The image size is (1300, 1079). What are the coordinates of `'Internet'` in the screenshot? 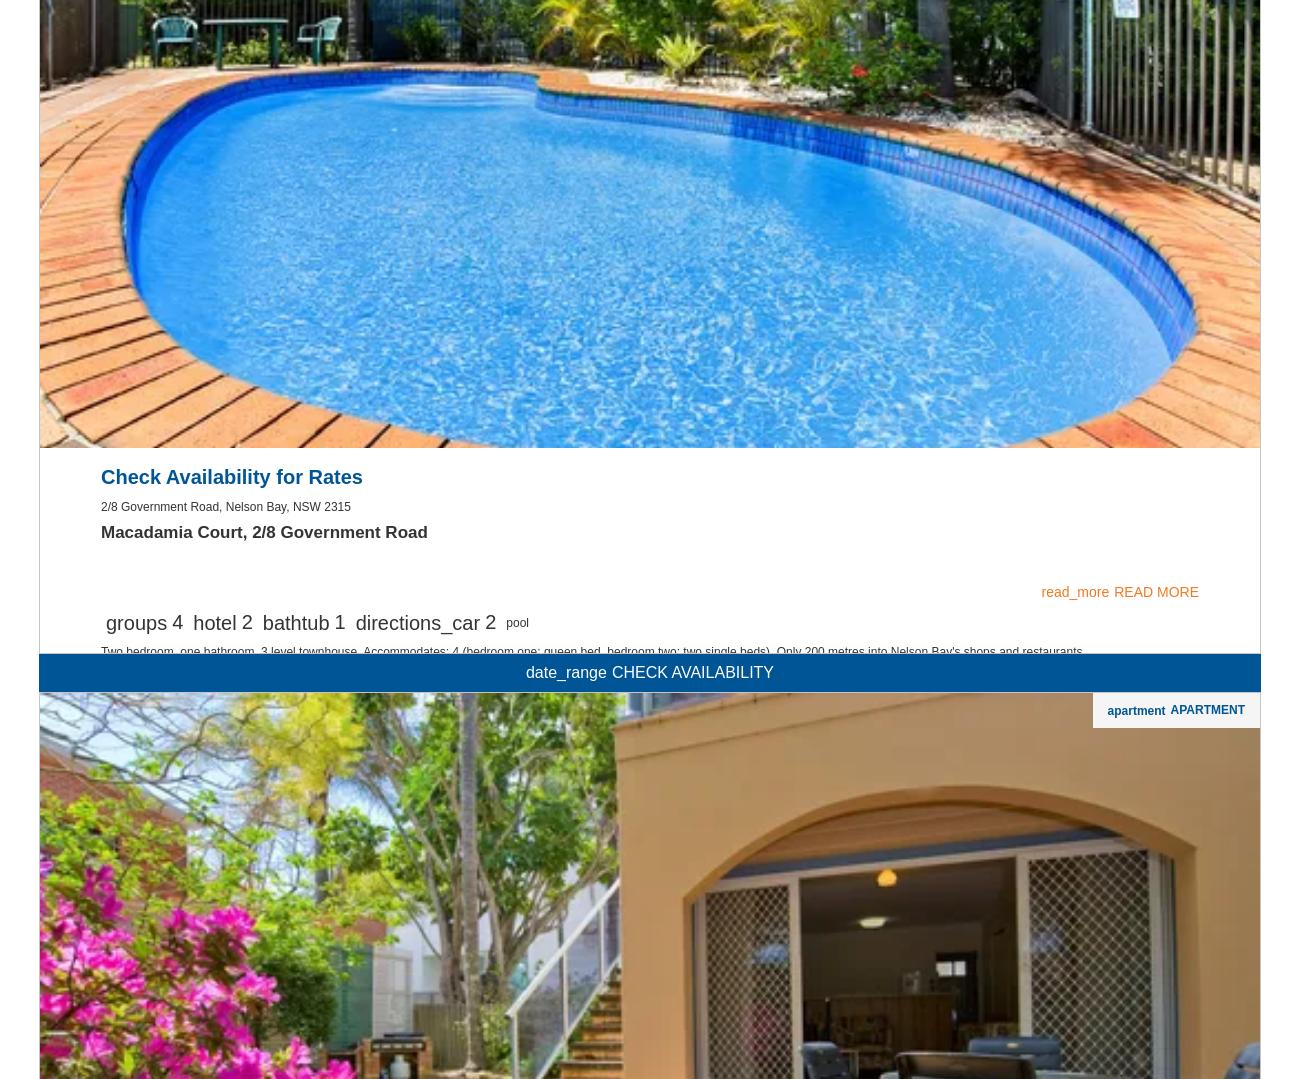 It's located at (649, 47).